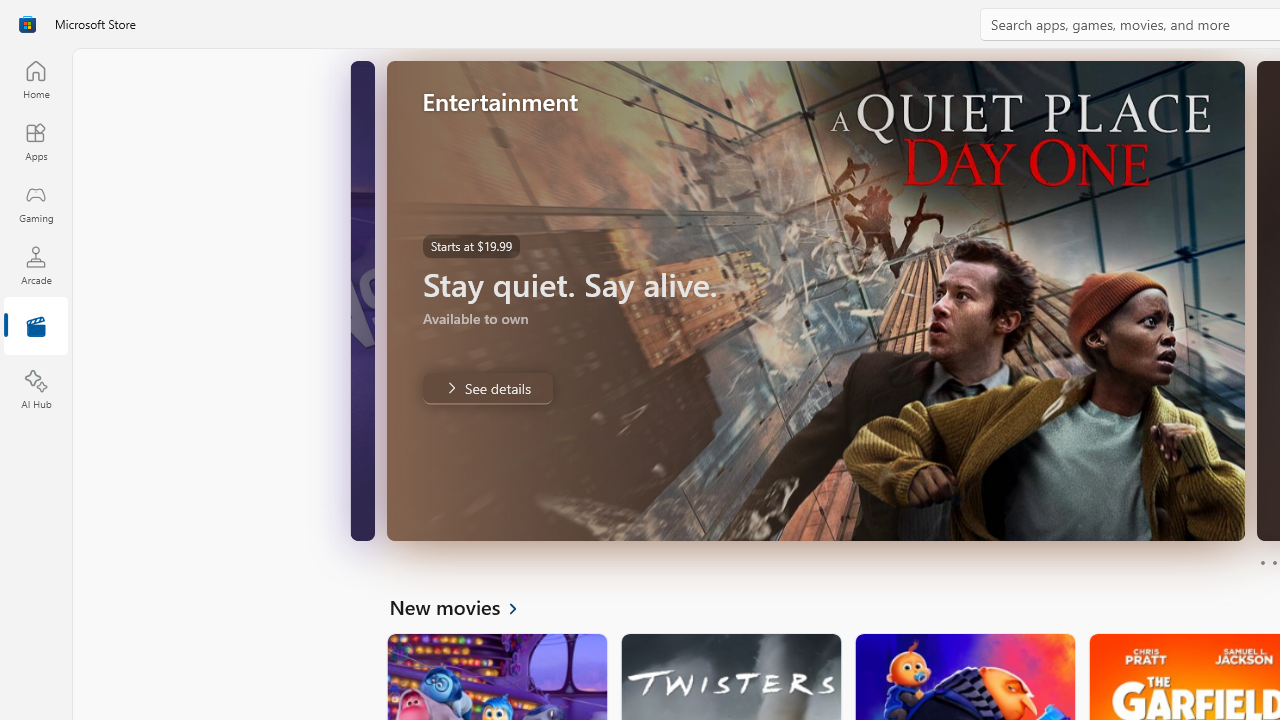  I want to click on 'Apps', so click(35, 140).